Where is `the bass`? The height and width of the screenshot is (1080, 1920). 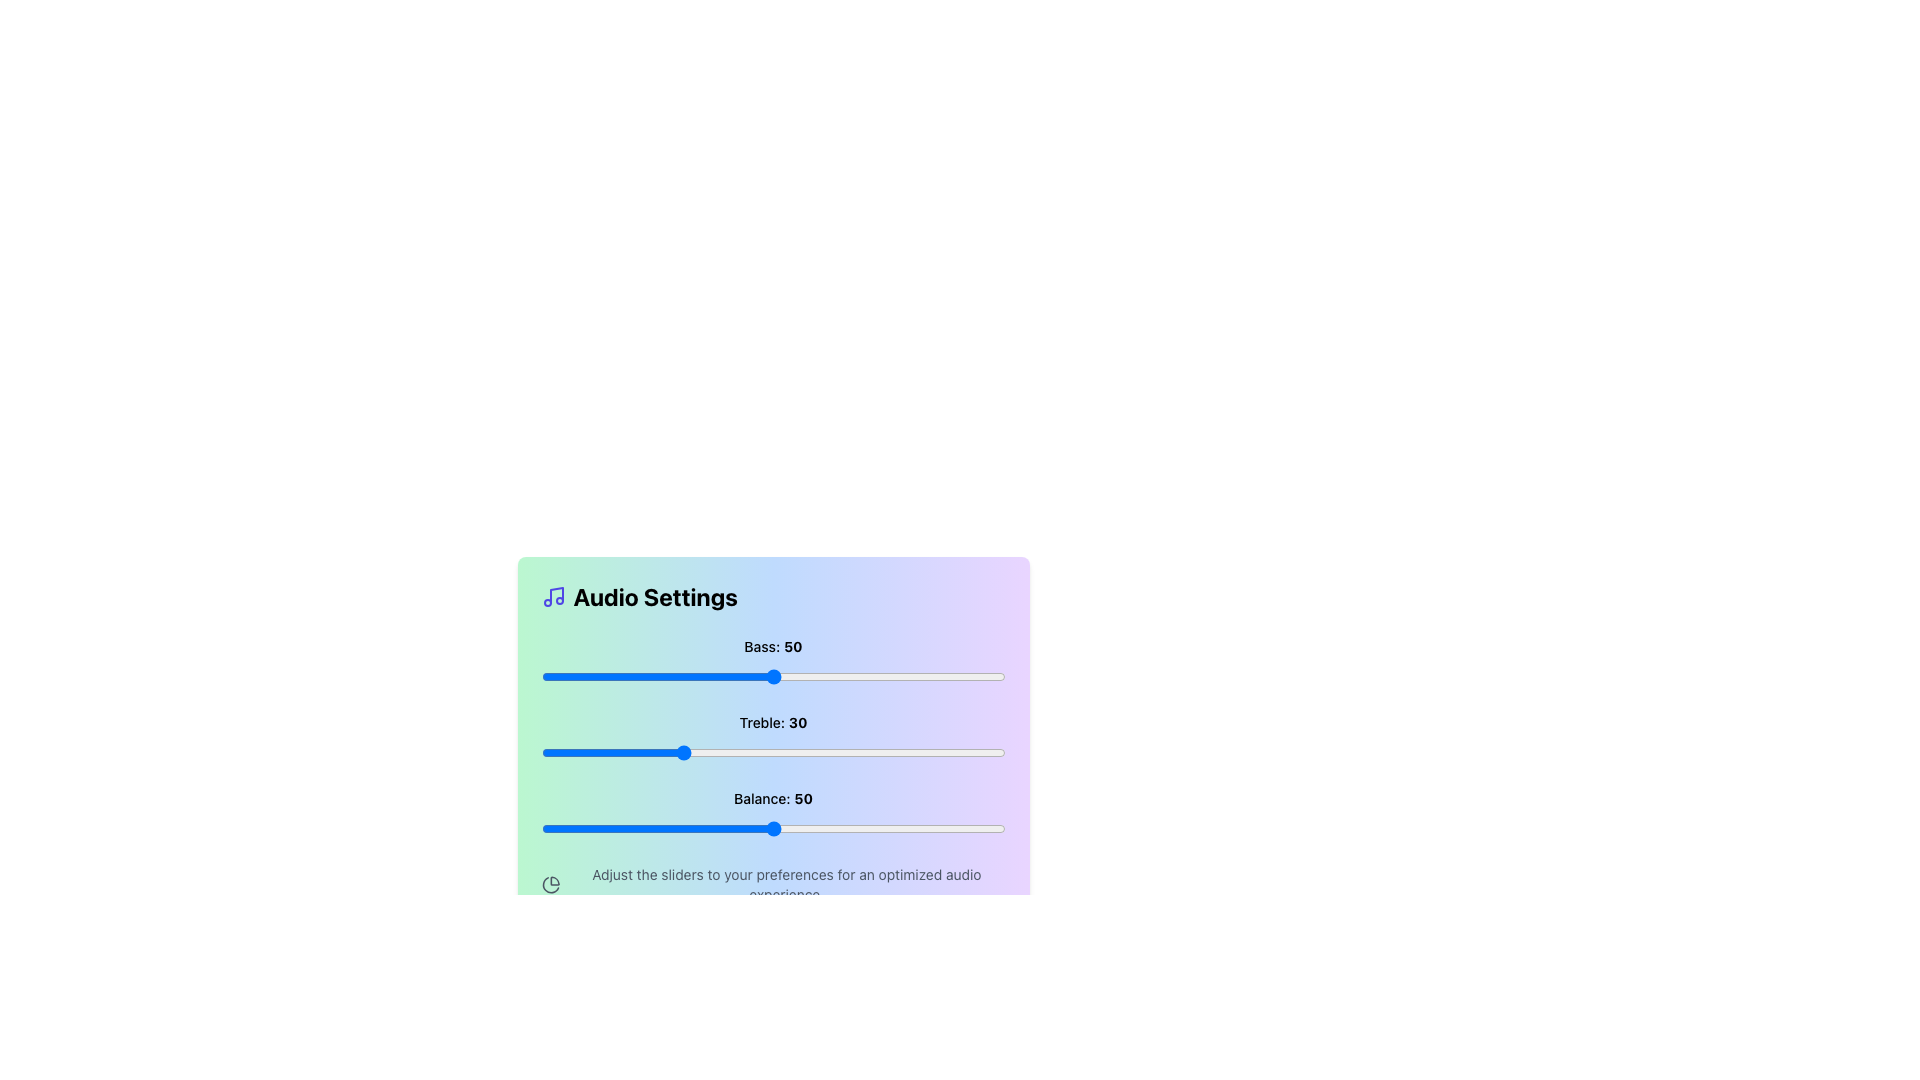
the bass is located at coordinates (628, 676).